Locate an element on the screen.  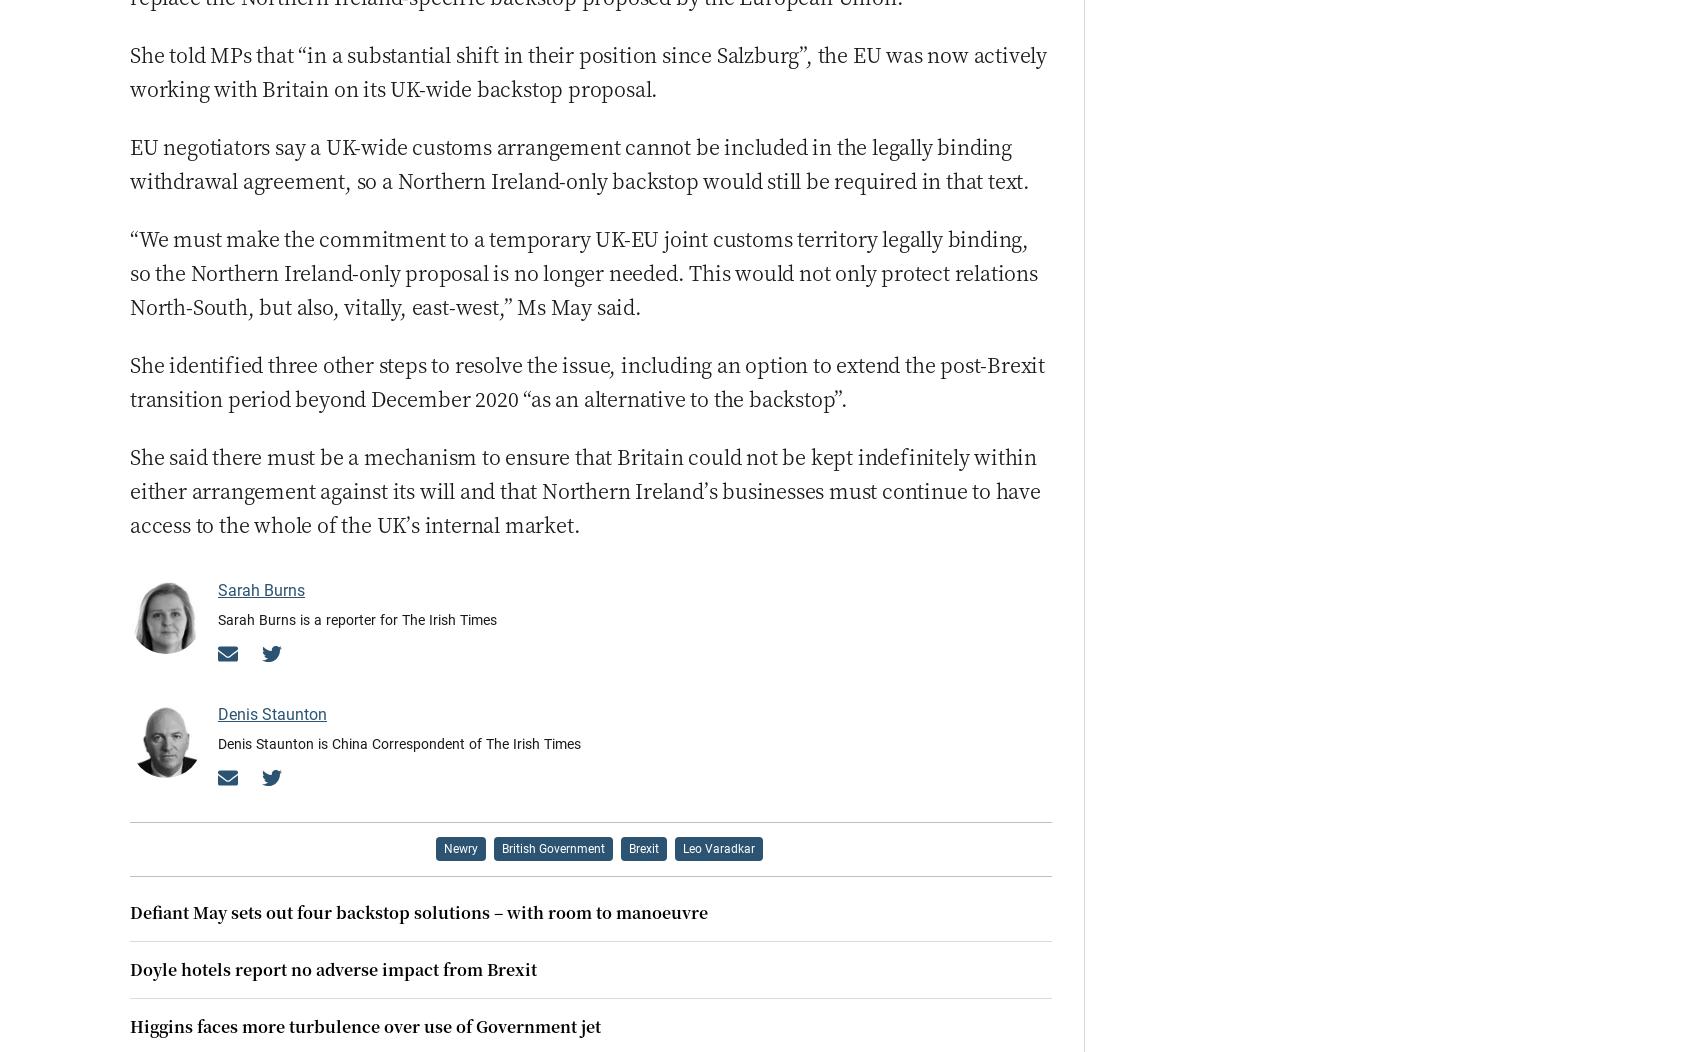
'Sarah Burns is a reporter for The Irish Times' is located at coordinates (356, 618).